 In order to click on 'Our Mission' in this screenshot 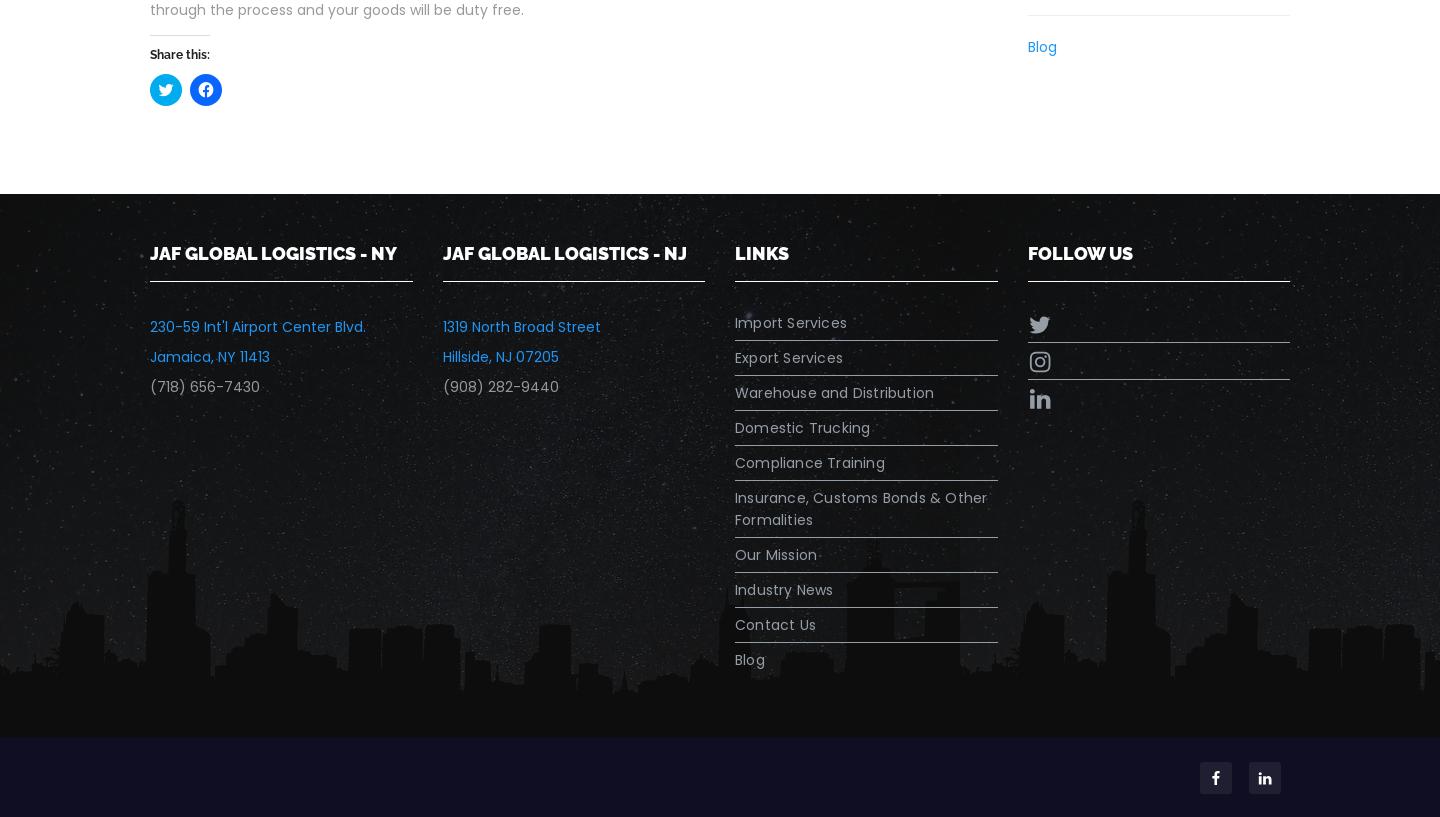, I will do `click(775, 553)`.